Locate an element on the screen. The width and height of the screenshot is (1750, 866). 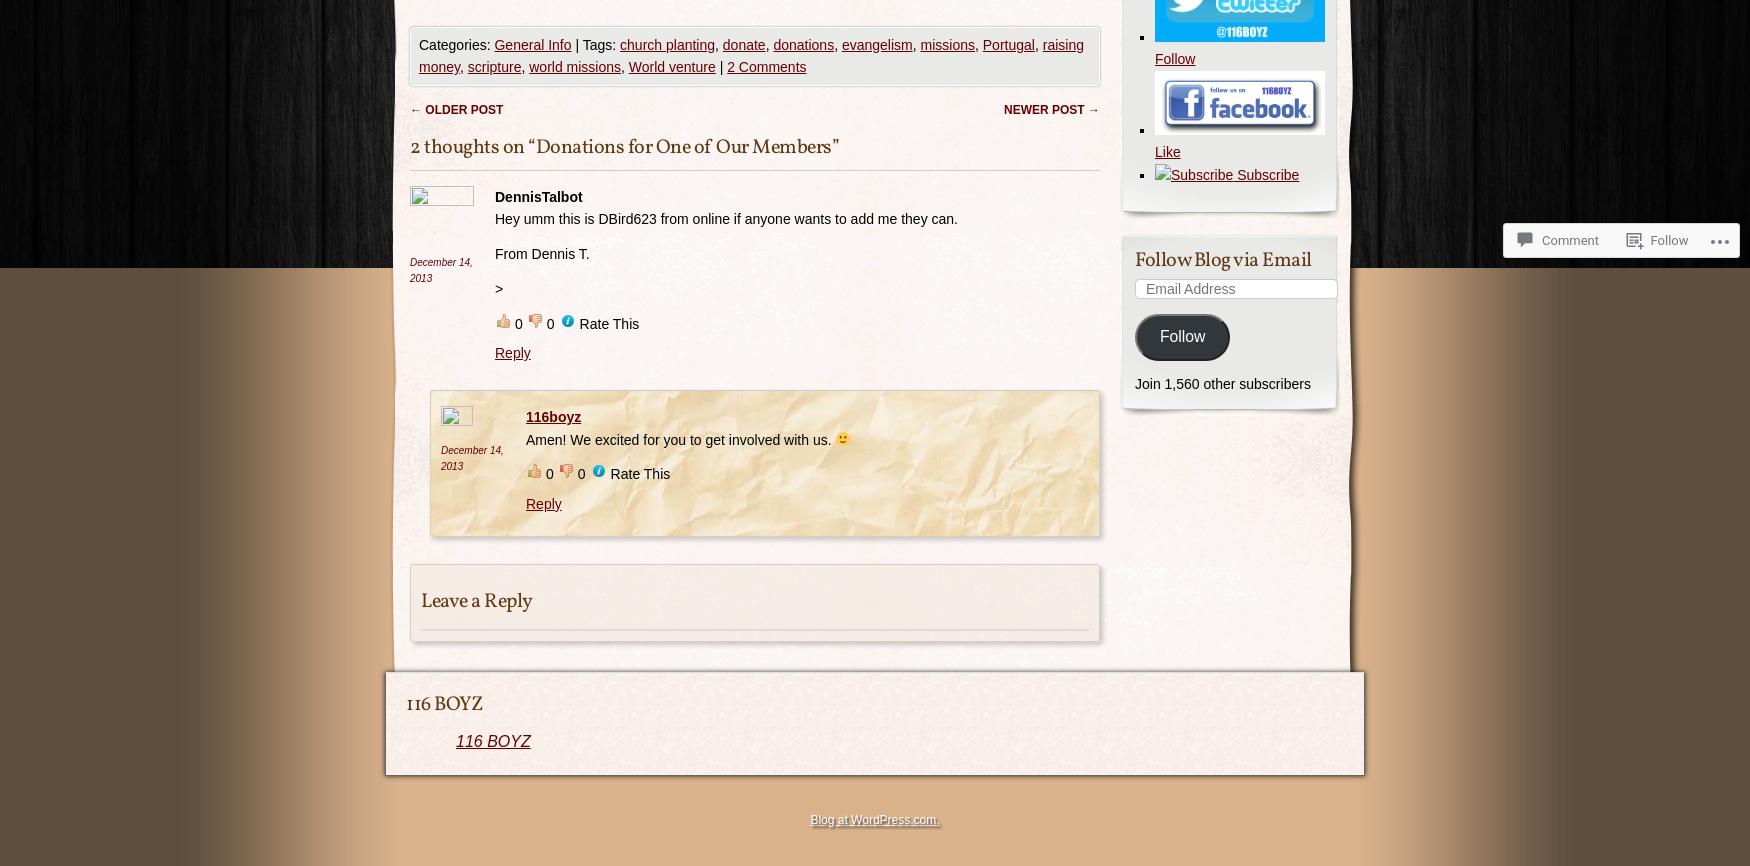
'2 thoughts on “' is located at coordinates (472, 146).